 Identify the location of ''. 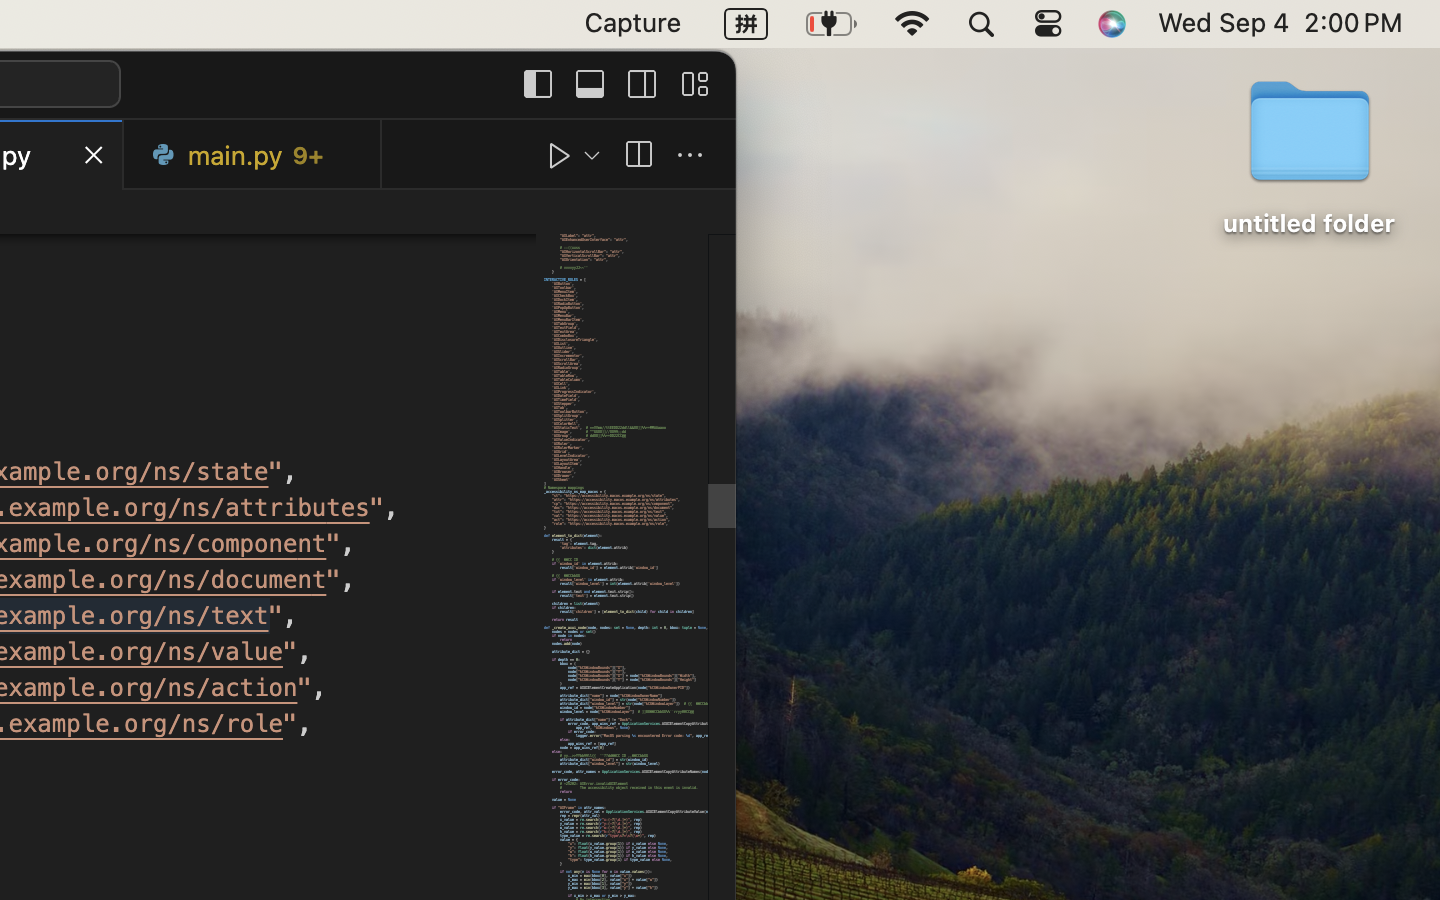
(637, 155).